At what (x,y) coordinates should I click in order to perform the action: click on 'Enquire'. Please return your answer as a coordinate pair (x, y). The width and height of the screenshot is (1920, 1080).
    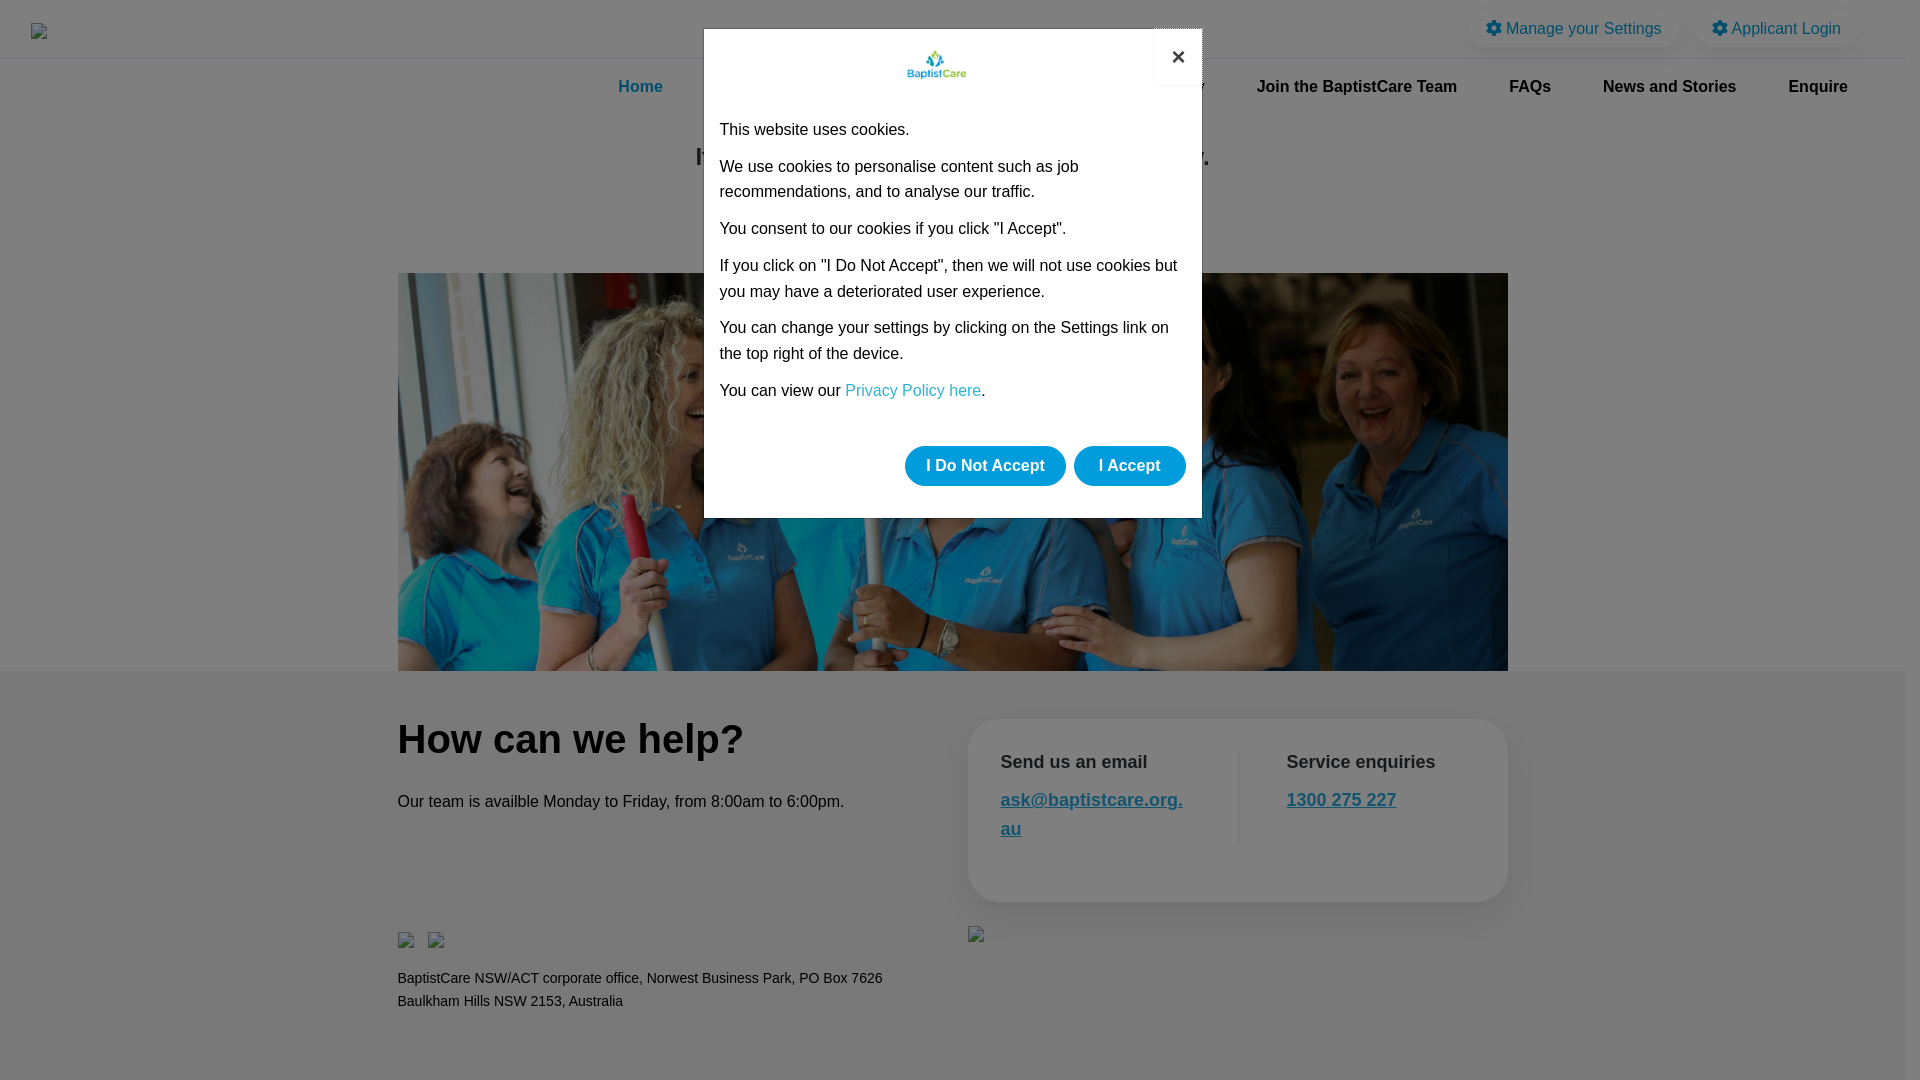
    Looking at the image, I should click on (1818, 86).